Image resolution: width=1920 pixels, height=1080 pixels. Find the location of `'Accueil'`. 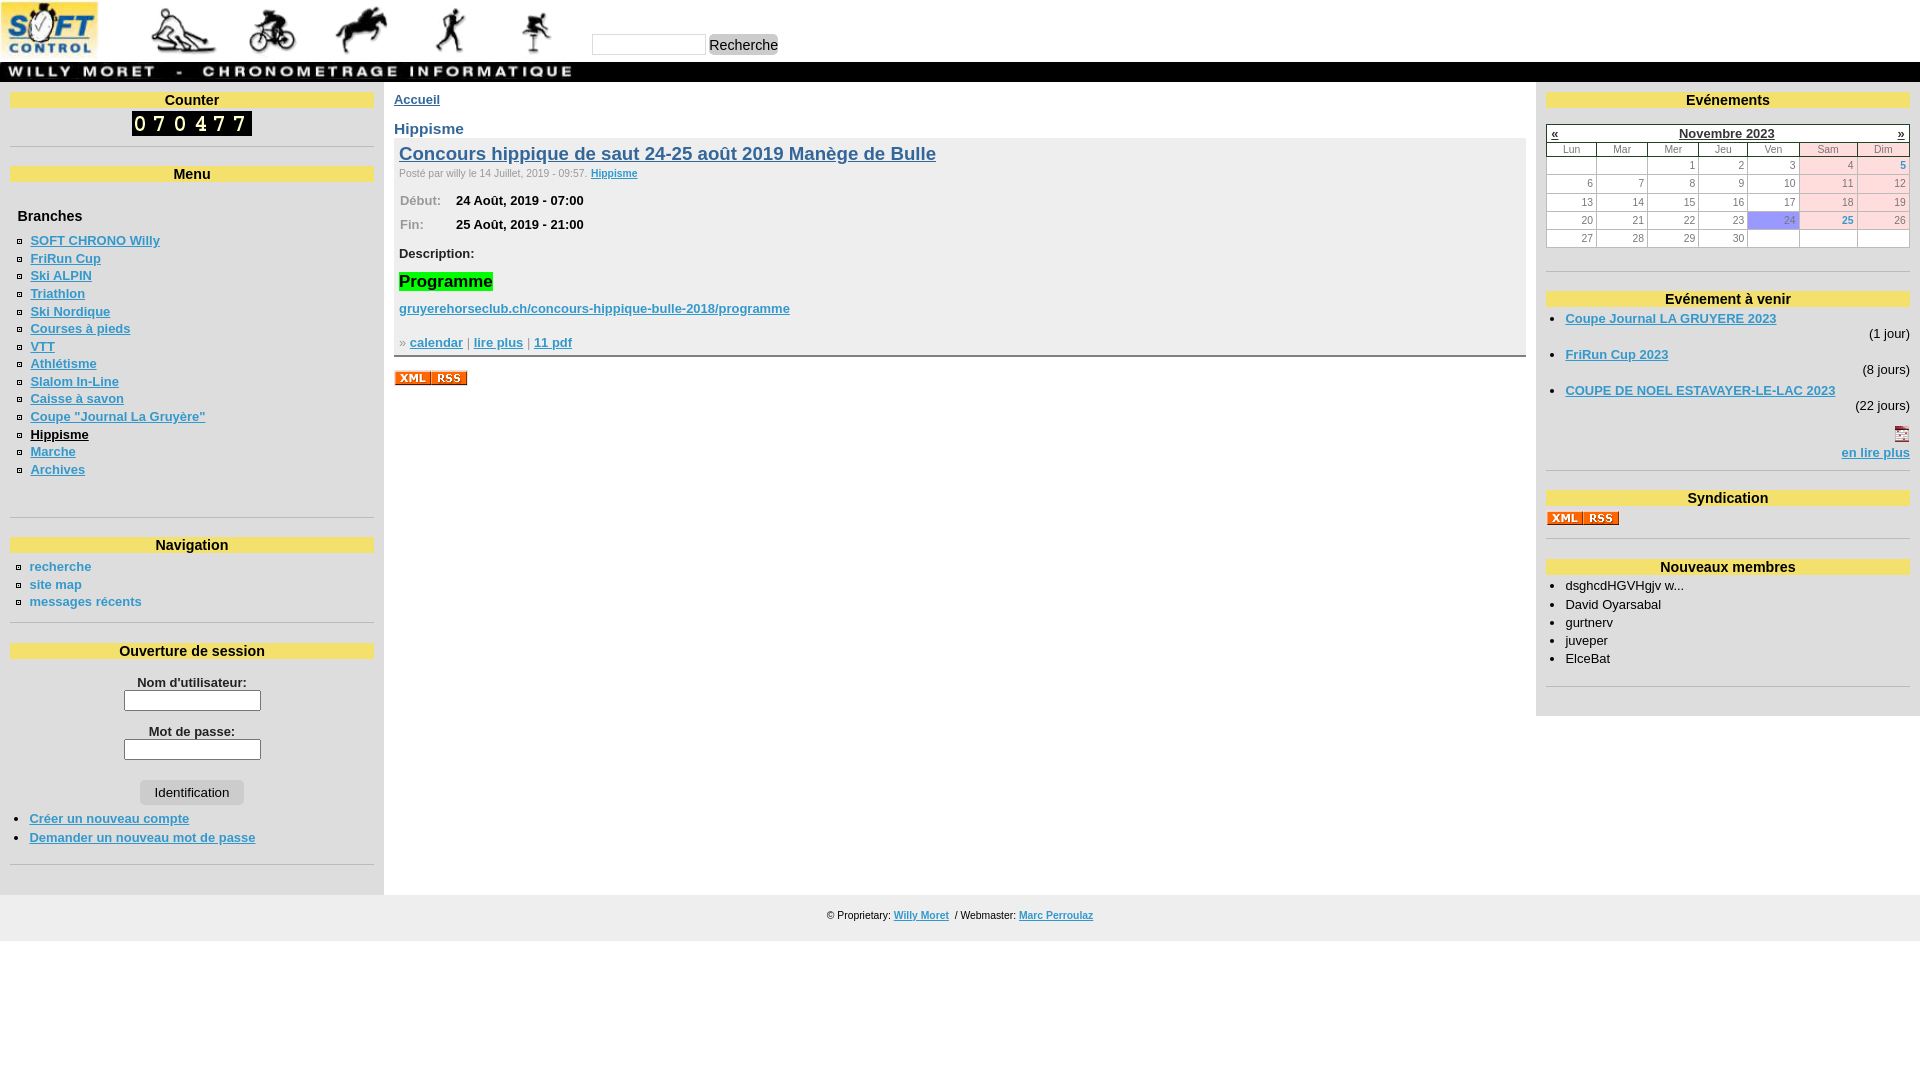

'Accueil' is located at coordinates (416, 99).